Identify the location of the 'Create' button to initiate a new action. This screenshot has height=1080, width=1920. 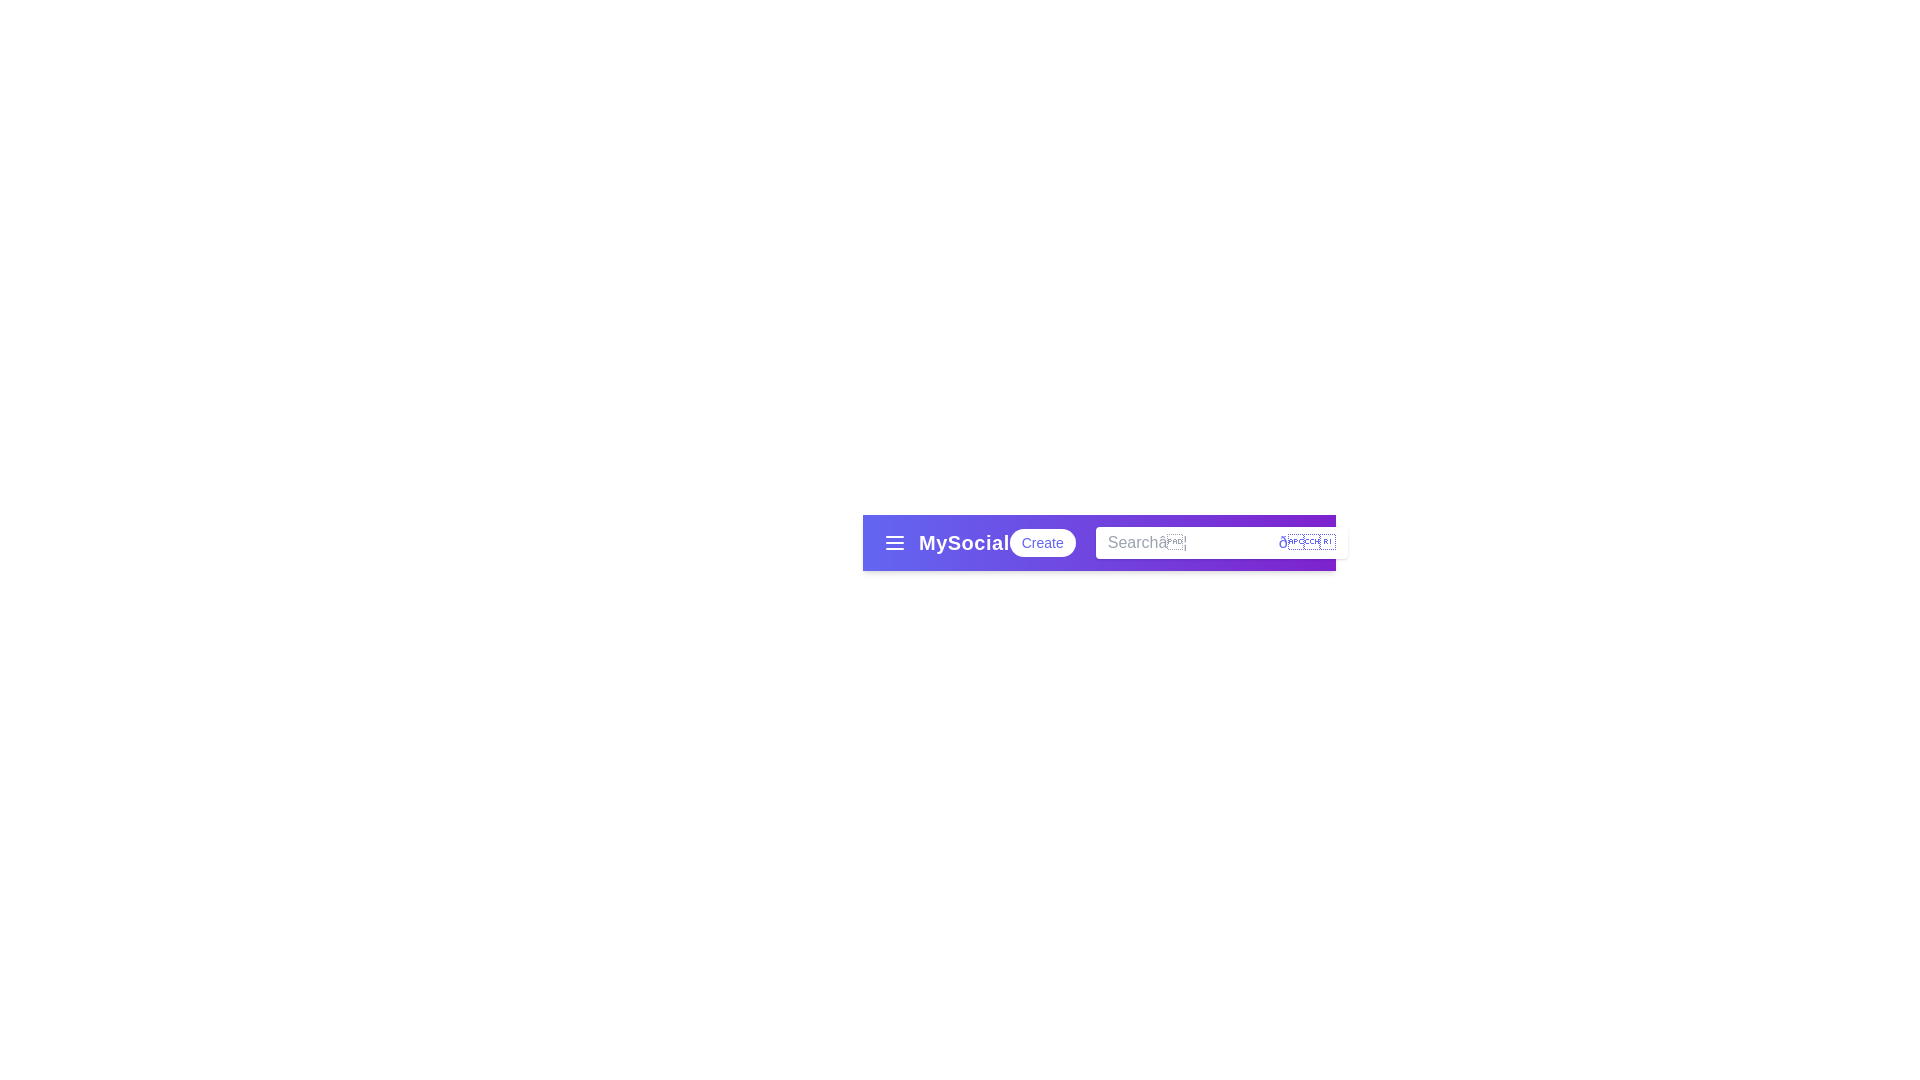
(1040, 543).